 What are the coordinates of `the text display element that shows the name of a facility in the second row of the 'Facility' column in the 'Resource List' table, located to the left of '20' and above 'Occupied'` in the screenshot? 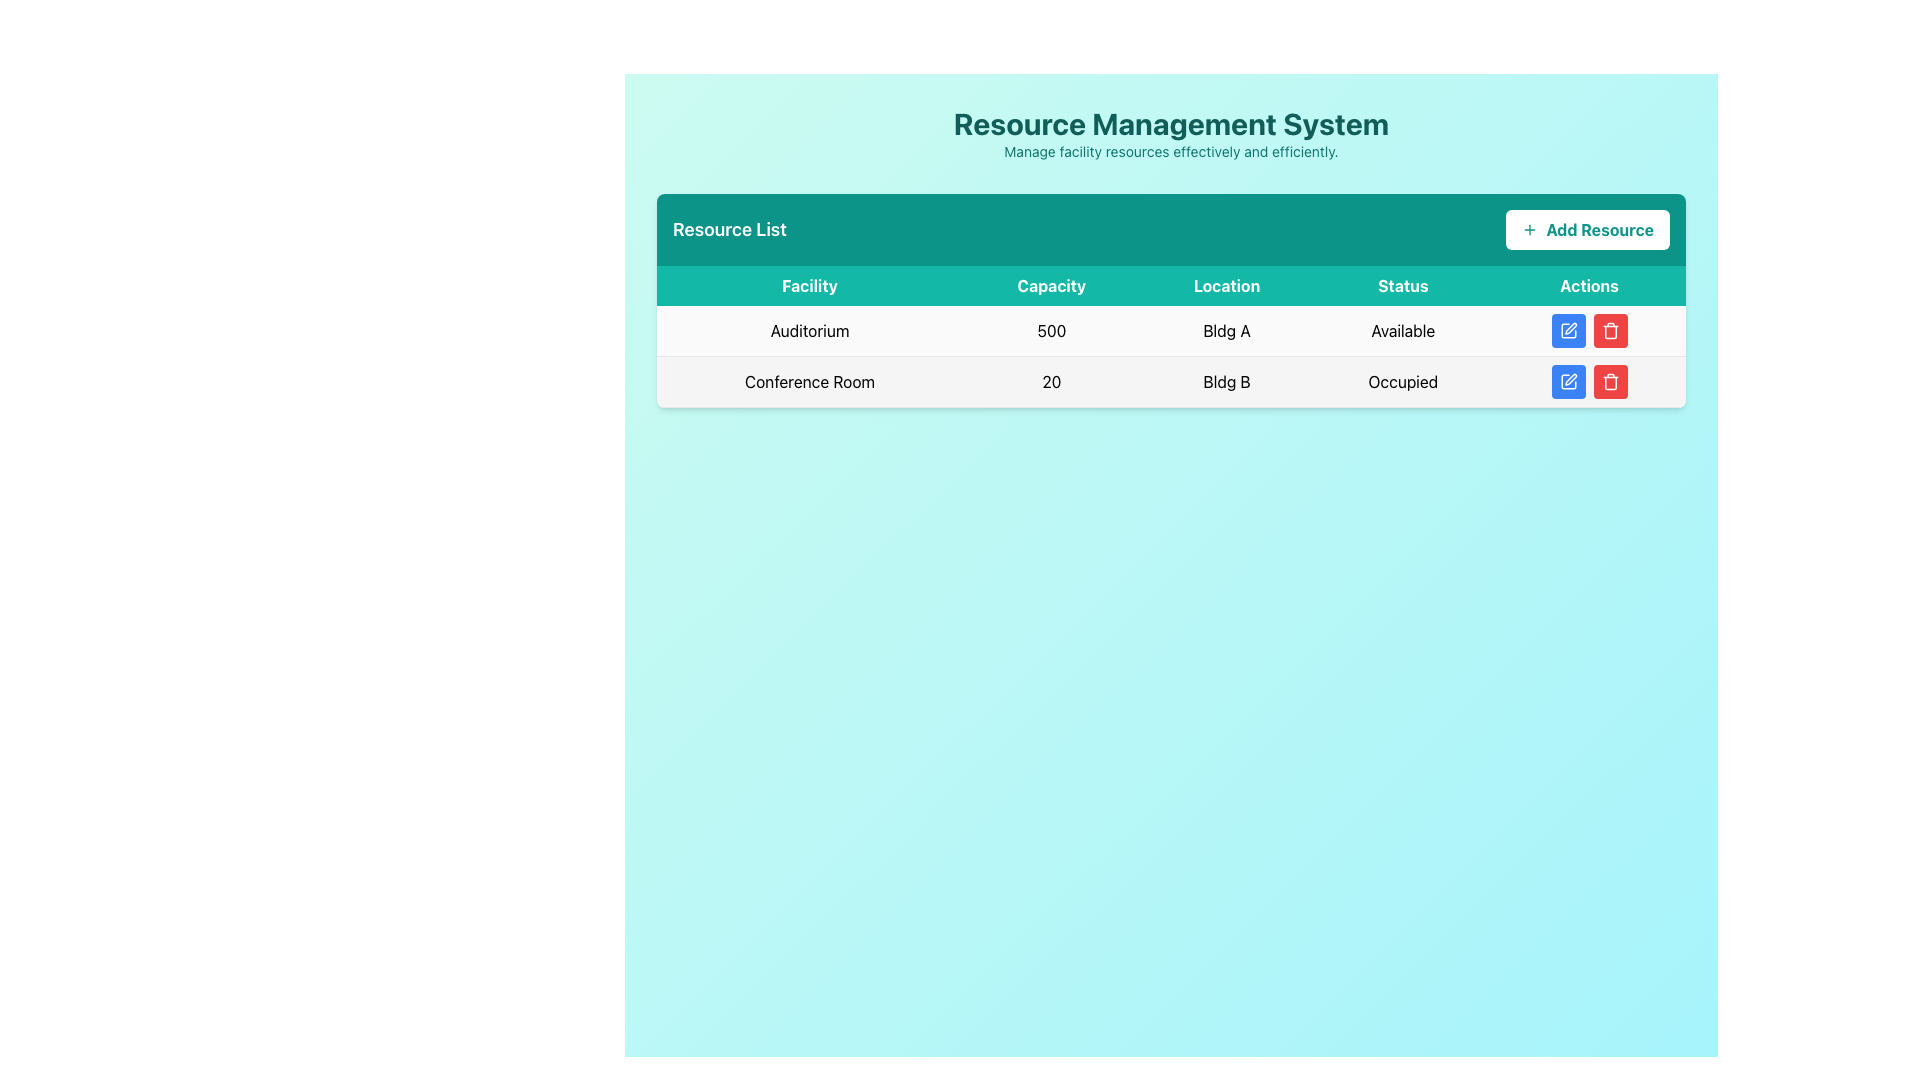 It's located at (810, 381).